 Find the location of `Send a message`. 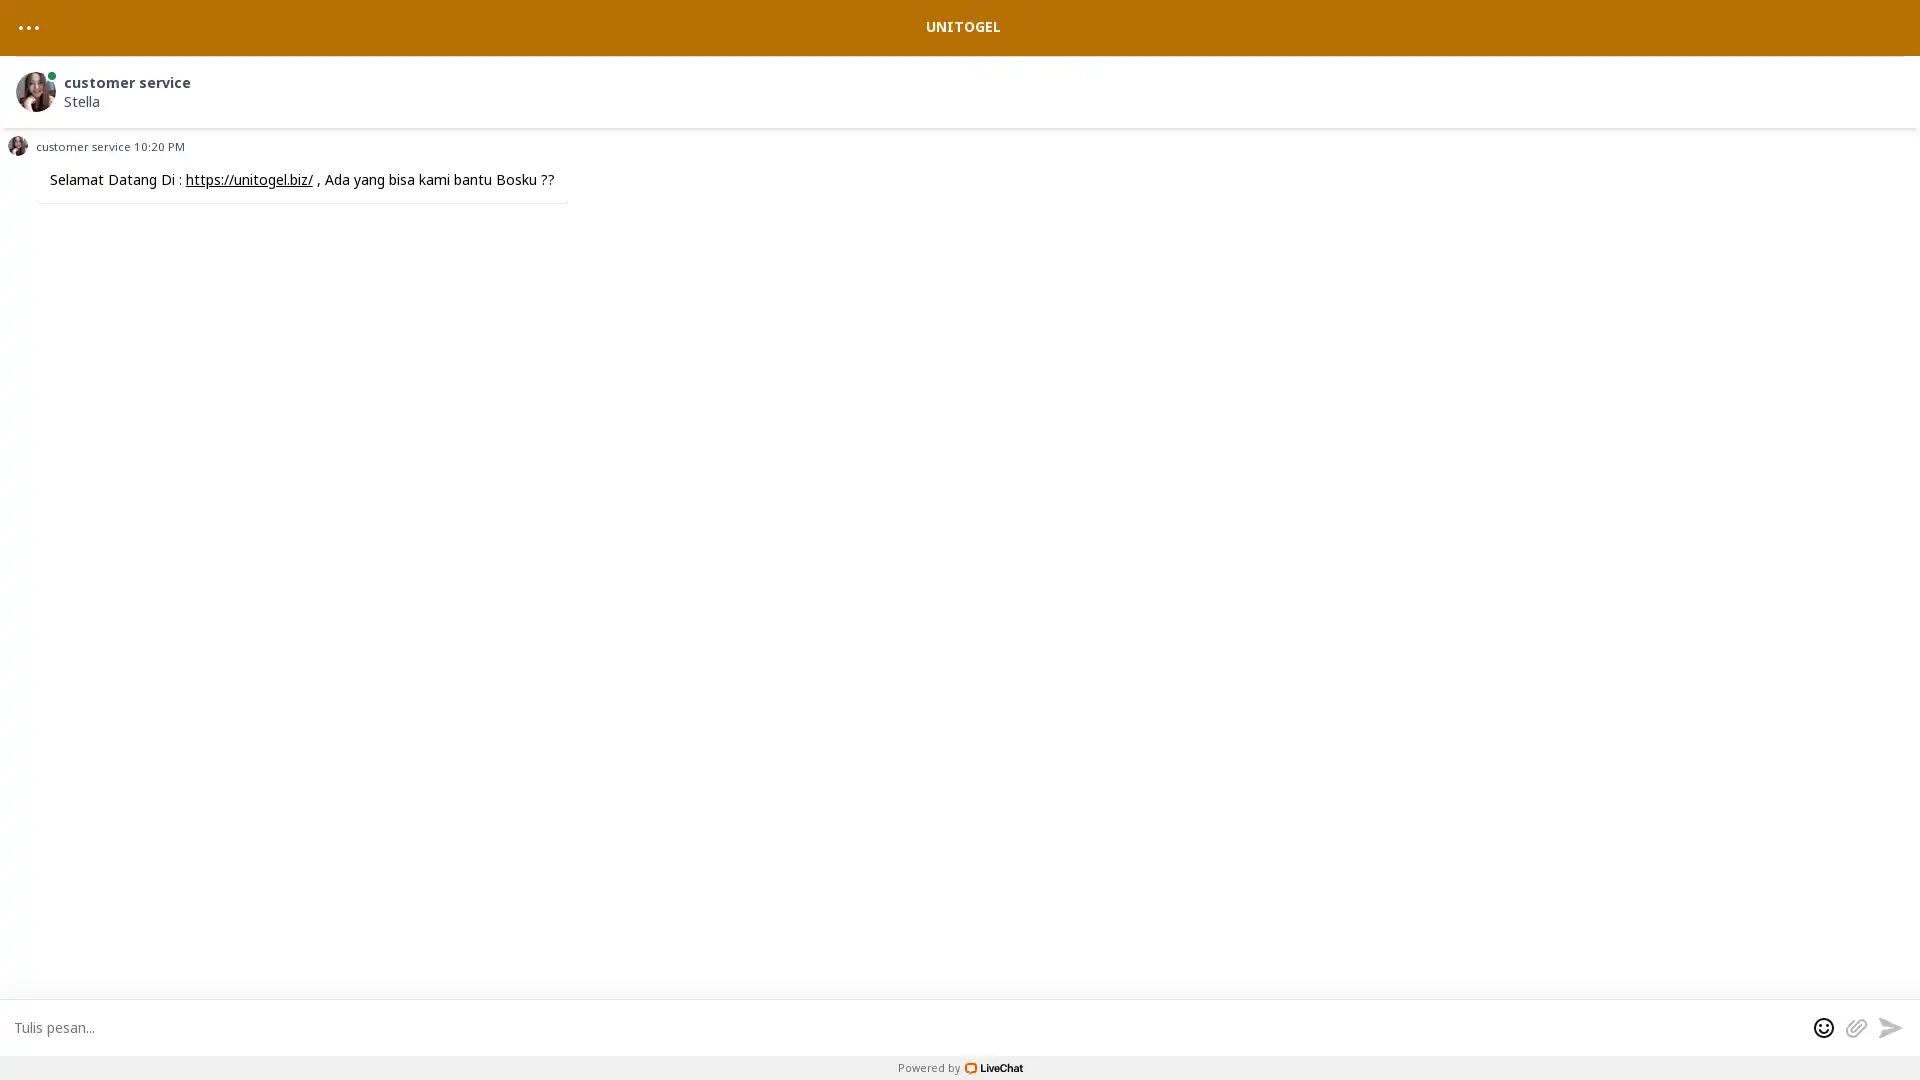

Send a message is located at coordinates (1889, 1026).